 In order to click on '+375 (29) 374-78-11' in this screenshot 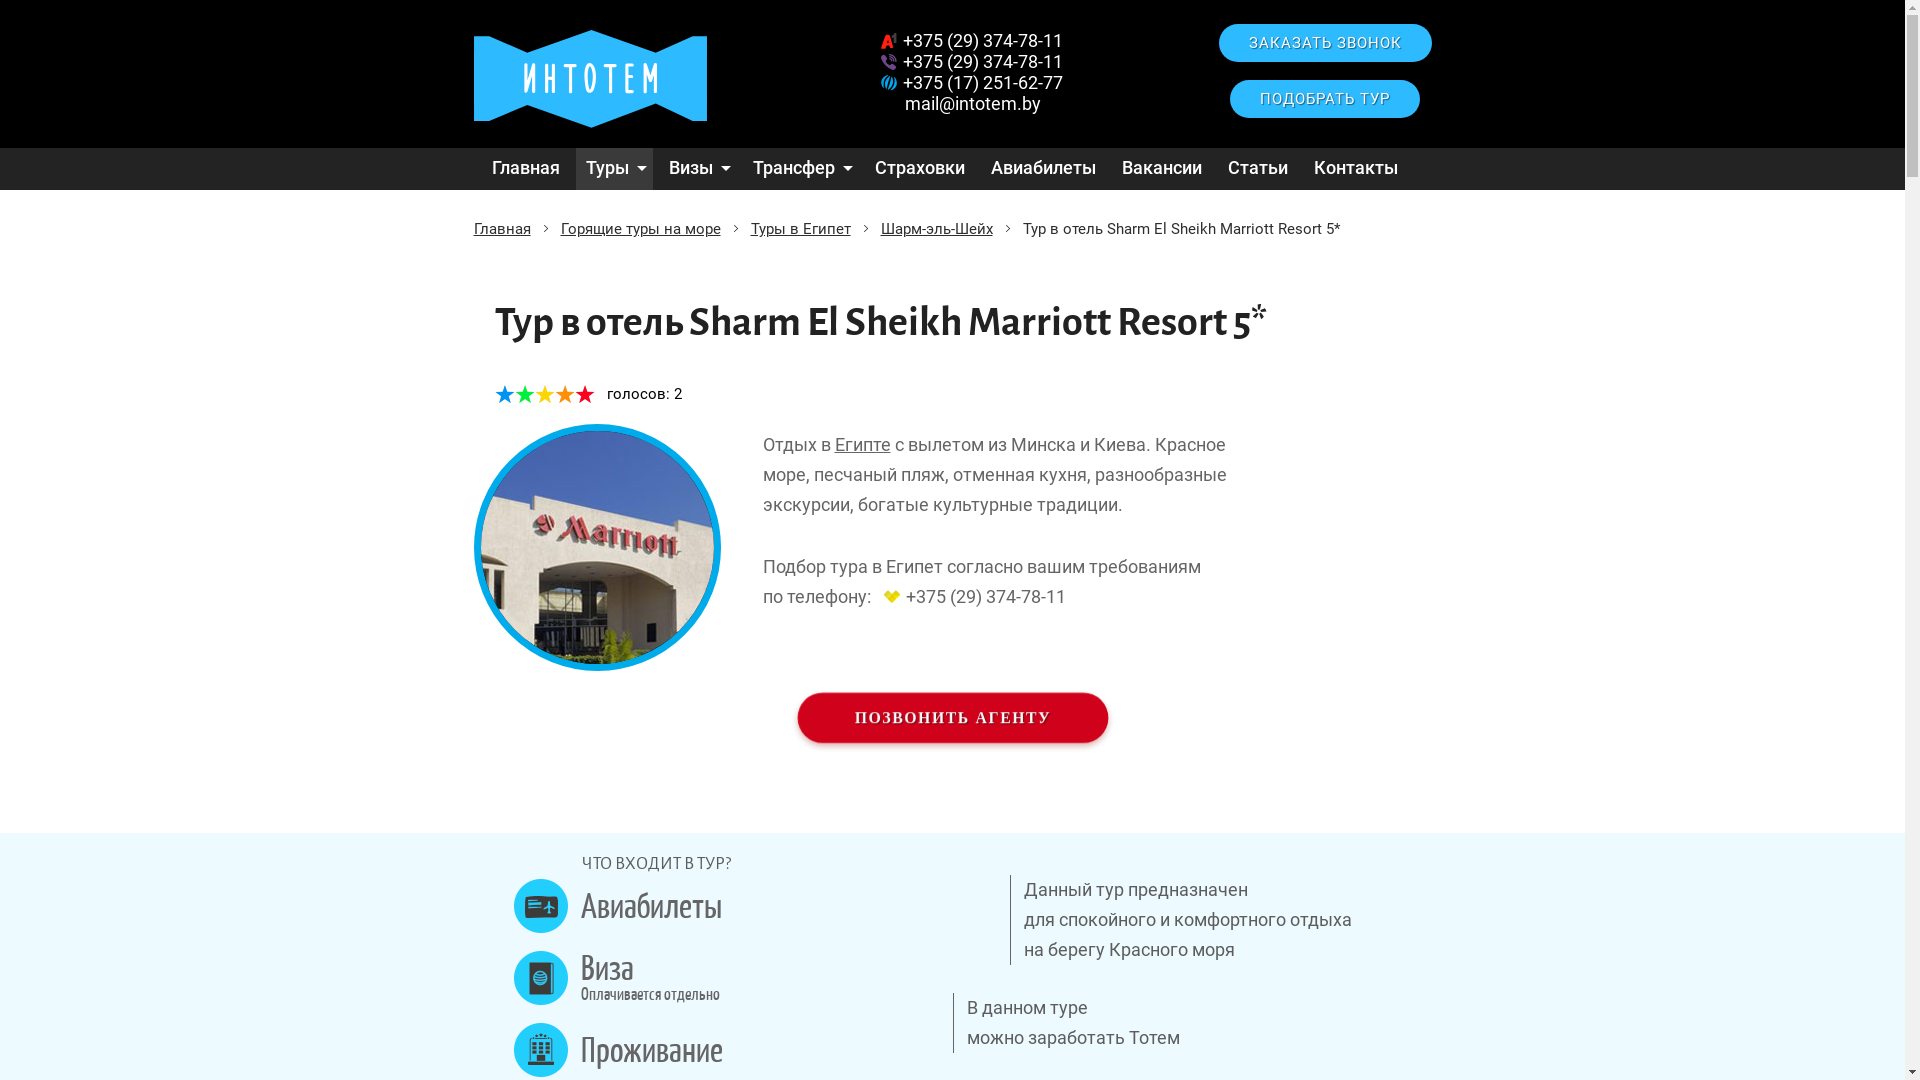, I will do `click(967, 40)`.